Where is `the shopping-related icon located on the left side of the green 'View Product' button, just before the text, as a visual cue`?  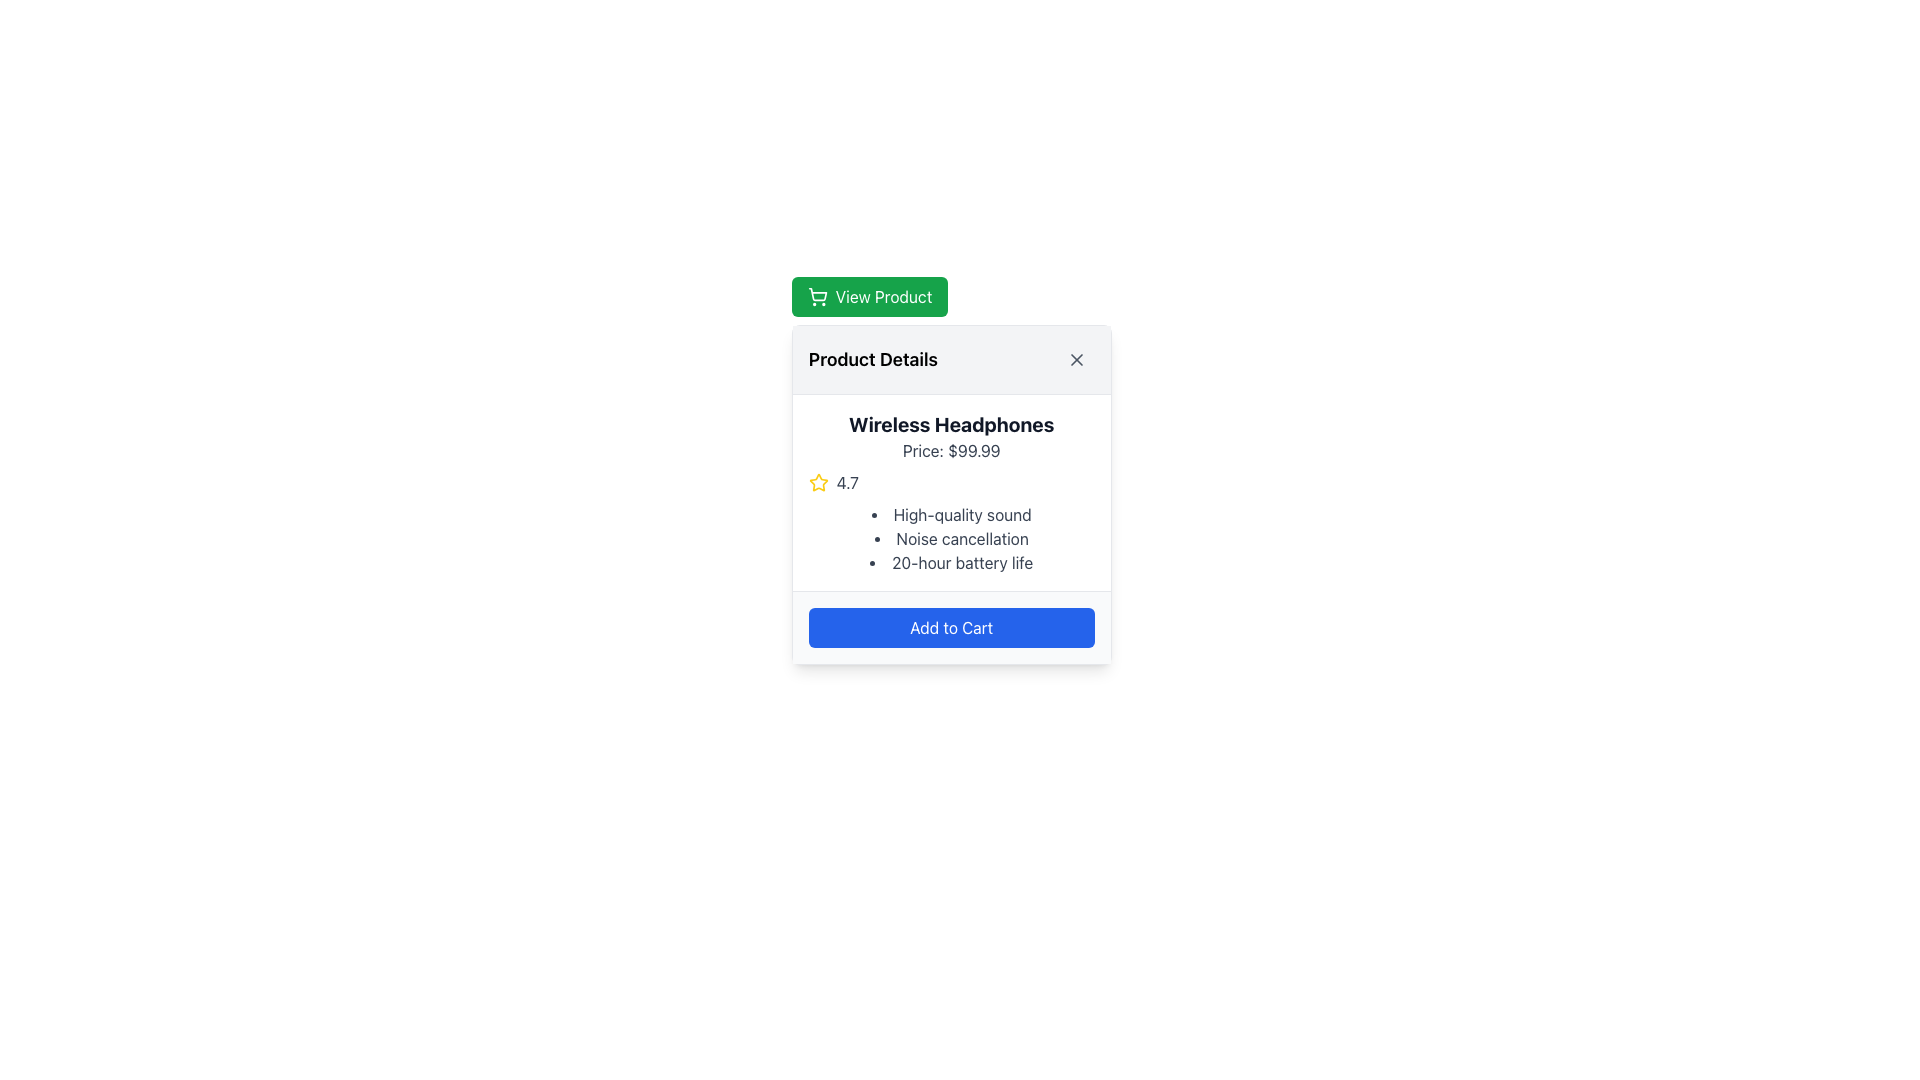 the shopping-related icon located on the left side of the green 'View Product' button, just before the text, as a visual cue is located at coordinates (817, 297).